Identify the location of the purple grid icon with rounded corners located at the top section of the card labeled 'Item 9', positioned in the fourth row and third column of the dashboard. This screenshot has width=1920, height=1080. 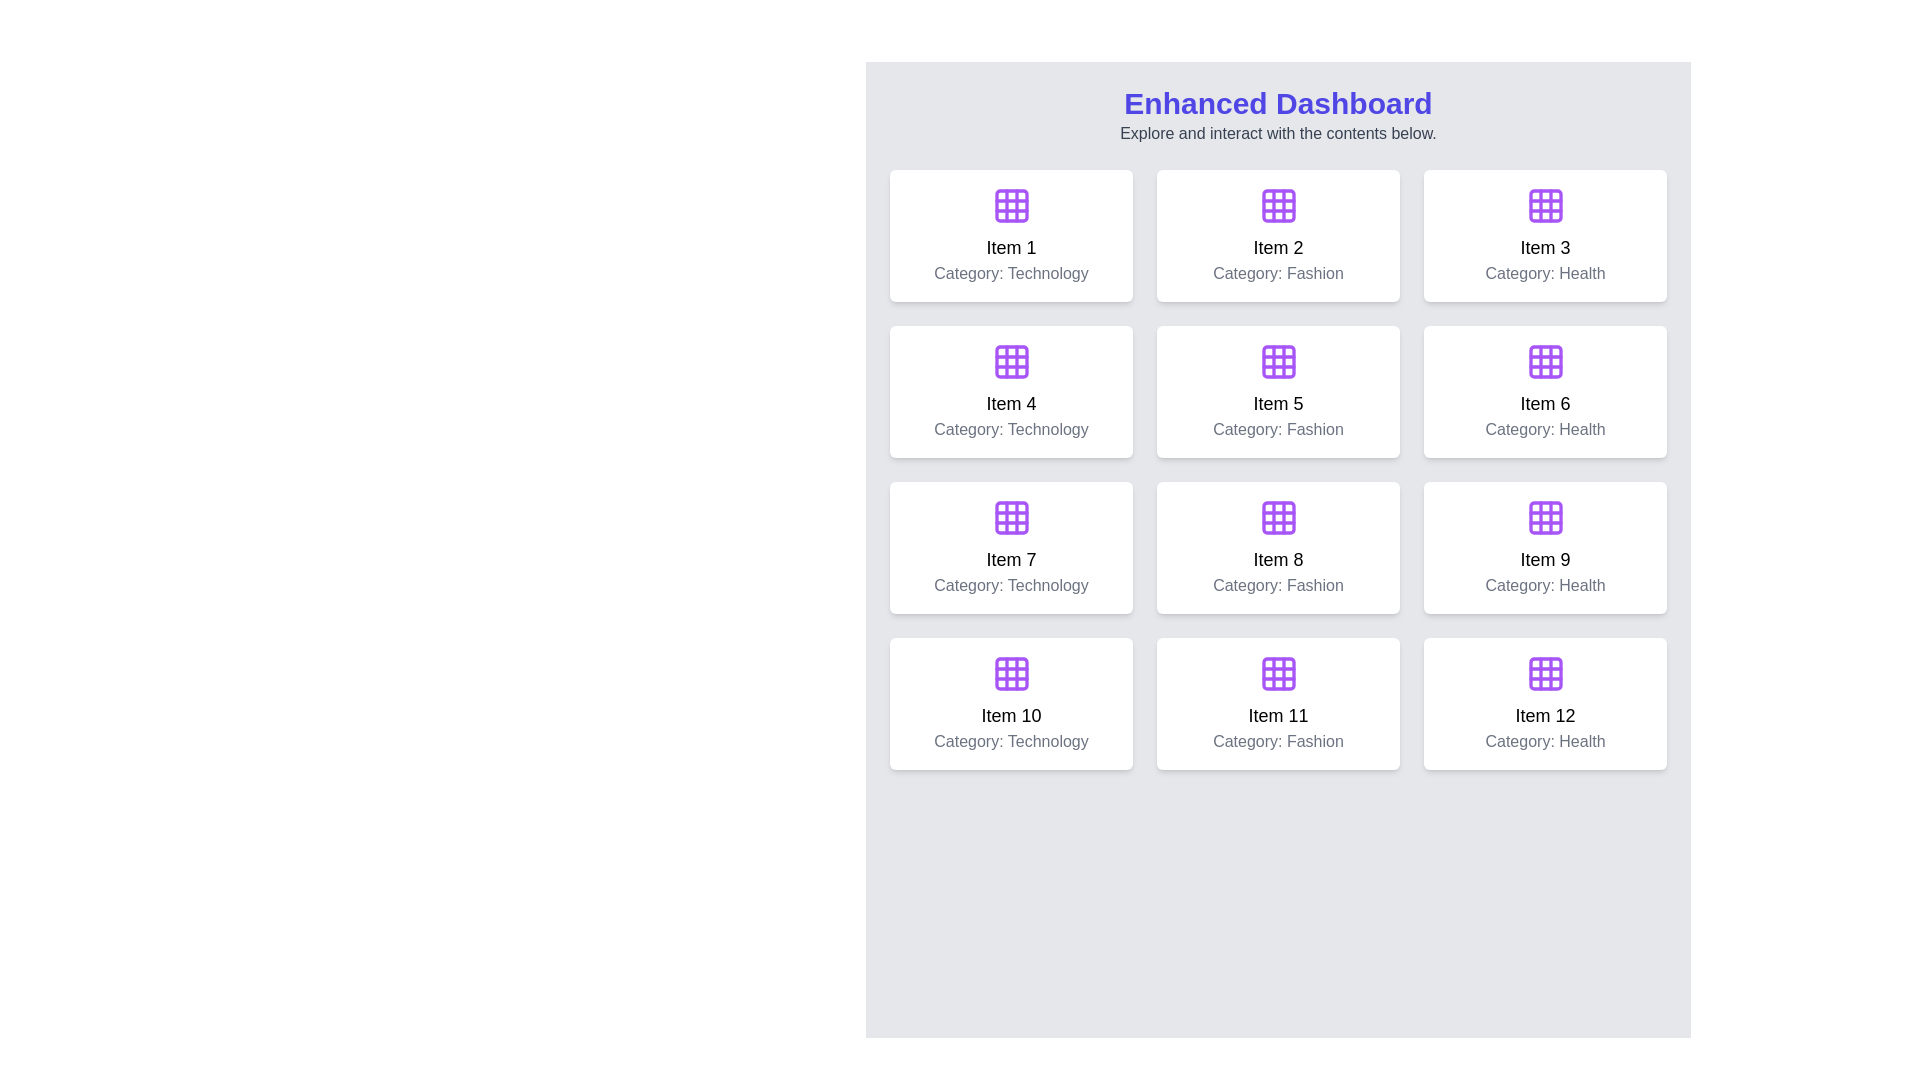
(1544, 516).